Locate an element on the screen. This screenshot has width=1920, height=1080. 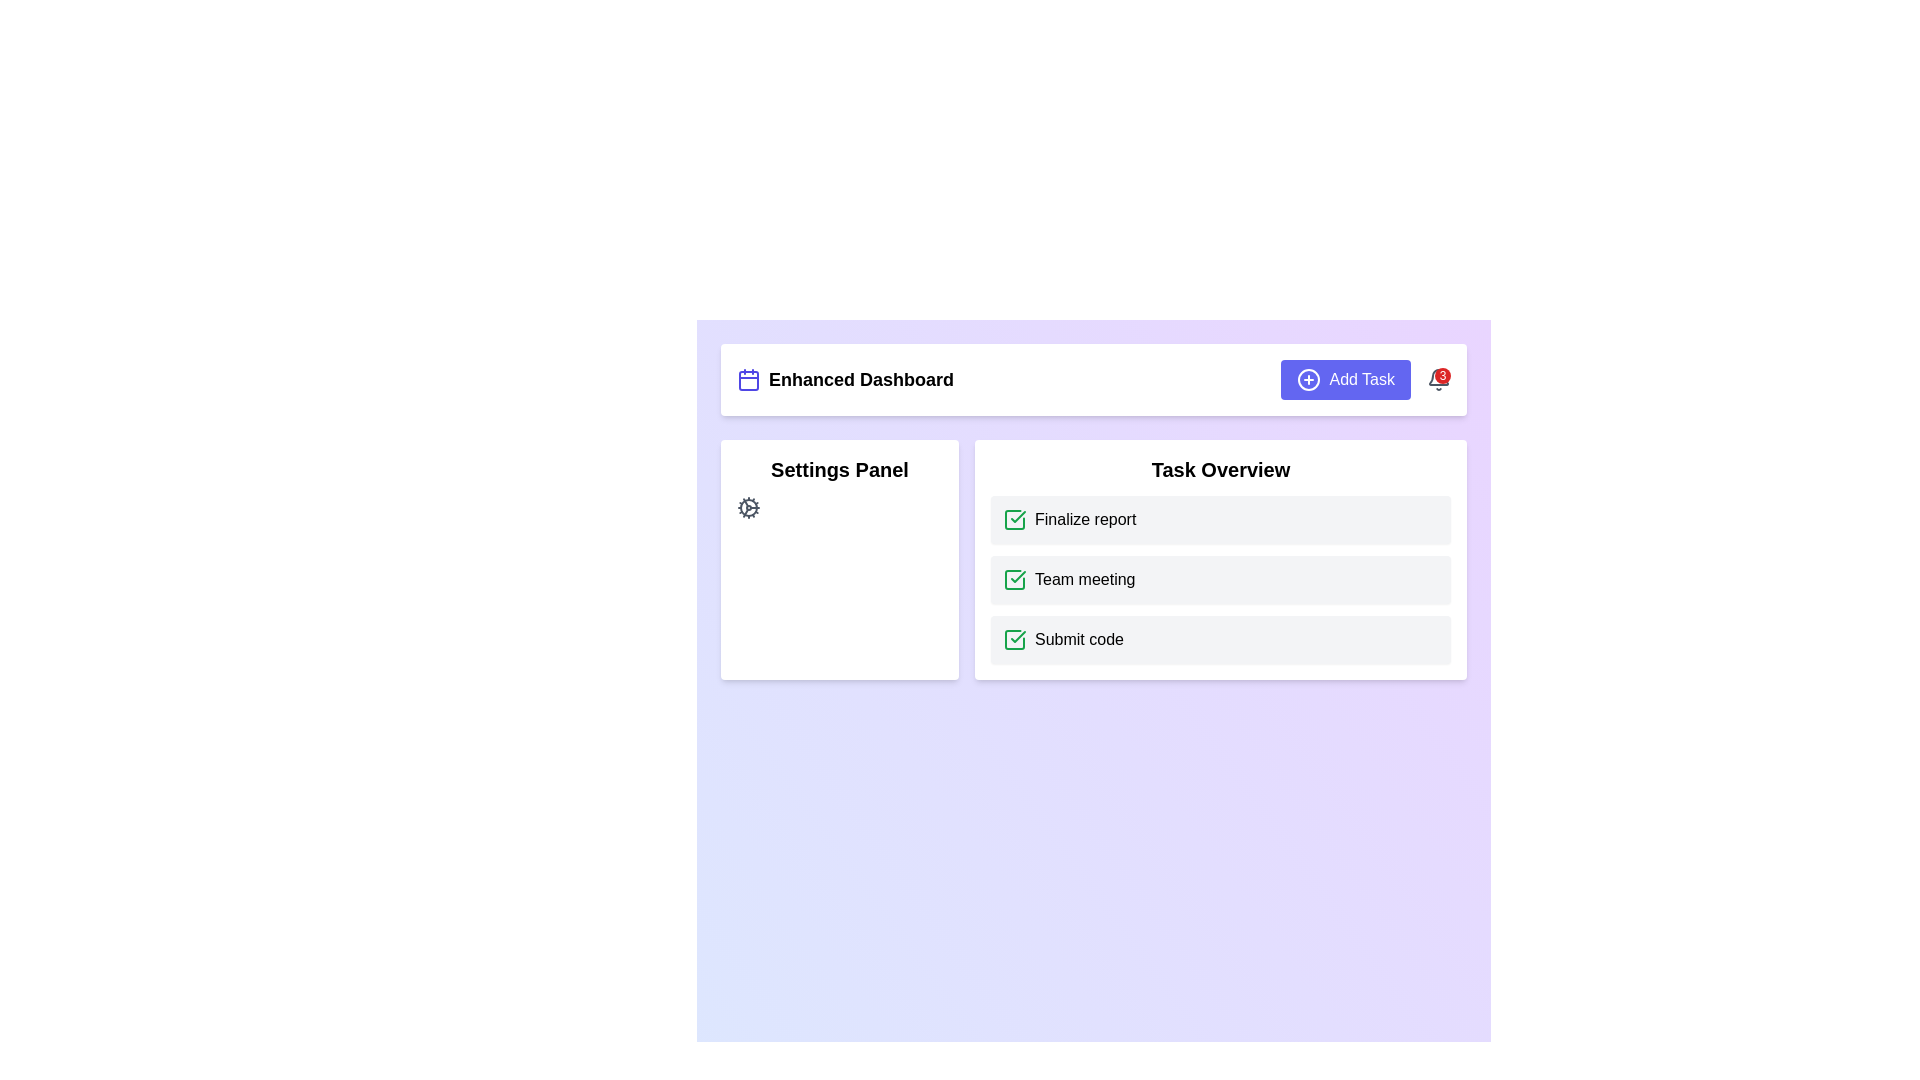
the small rounded rectangle graphical icon component resembling a calendar's day cell, located left of the title 'Enhanced Dashboard' in the header bar is located at coordinates (747, 381).